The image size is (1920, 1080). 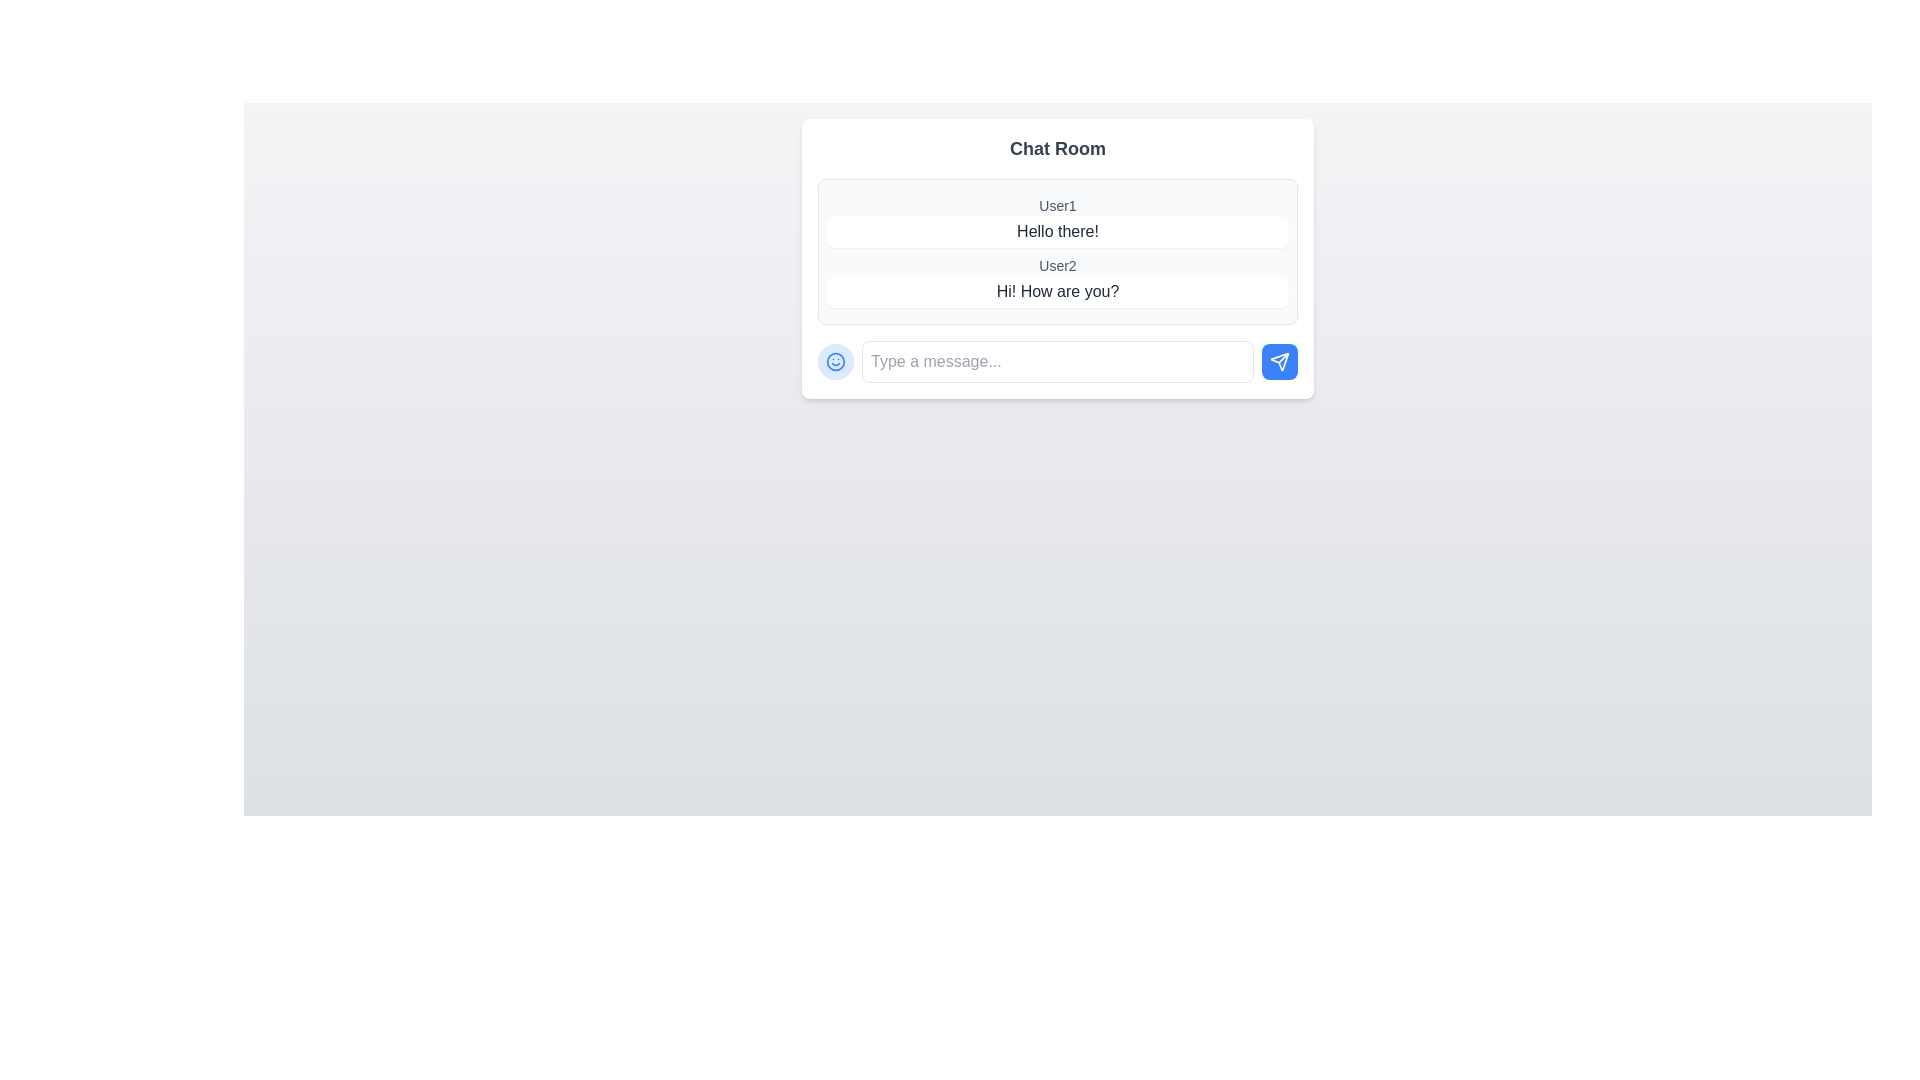 What do you see at coordinates (1283, 357) in the screenshot?
I see `the decorative vector graphic inside the send button located at the bottom-right corner of the chat interface, which features an upward pointing arrow within a blue circular background` at bounding box center [1283, 357].